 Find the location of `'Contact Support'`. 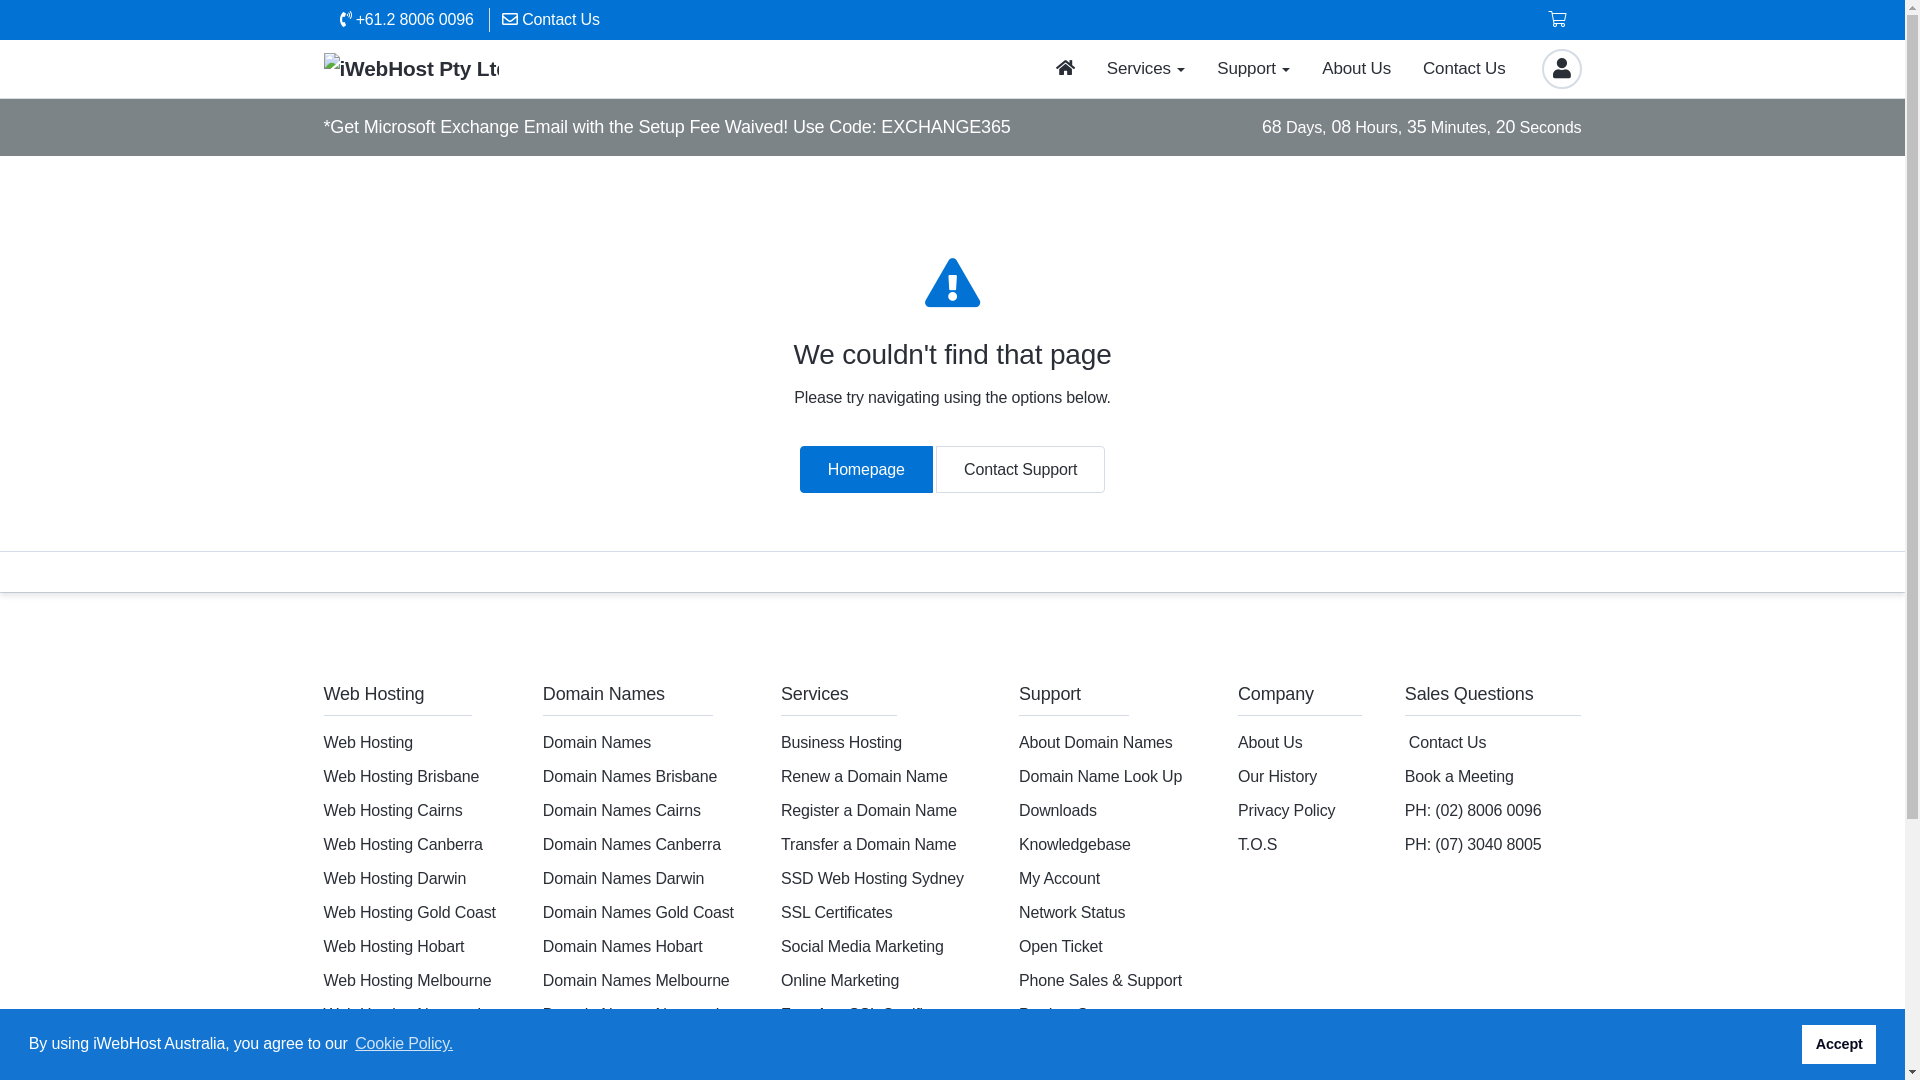

'Contact Support' is located at coordinates (1020, 469).